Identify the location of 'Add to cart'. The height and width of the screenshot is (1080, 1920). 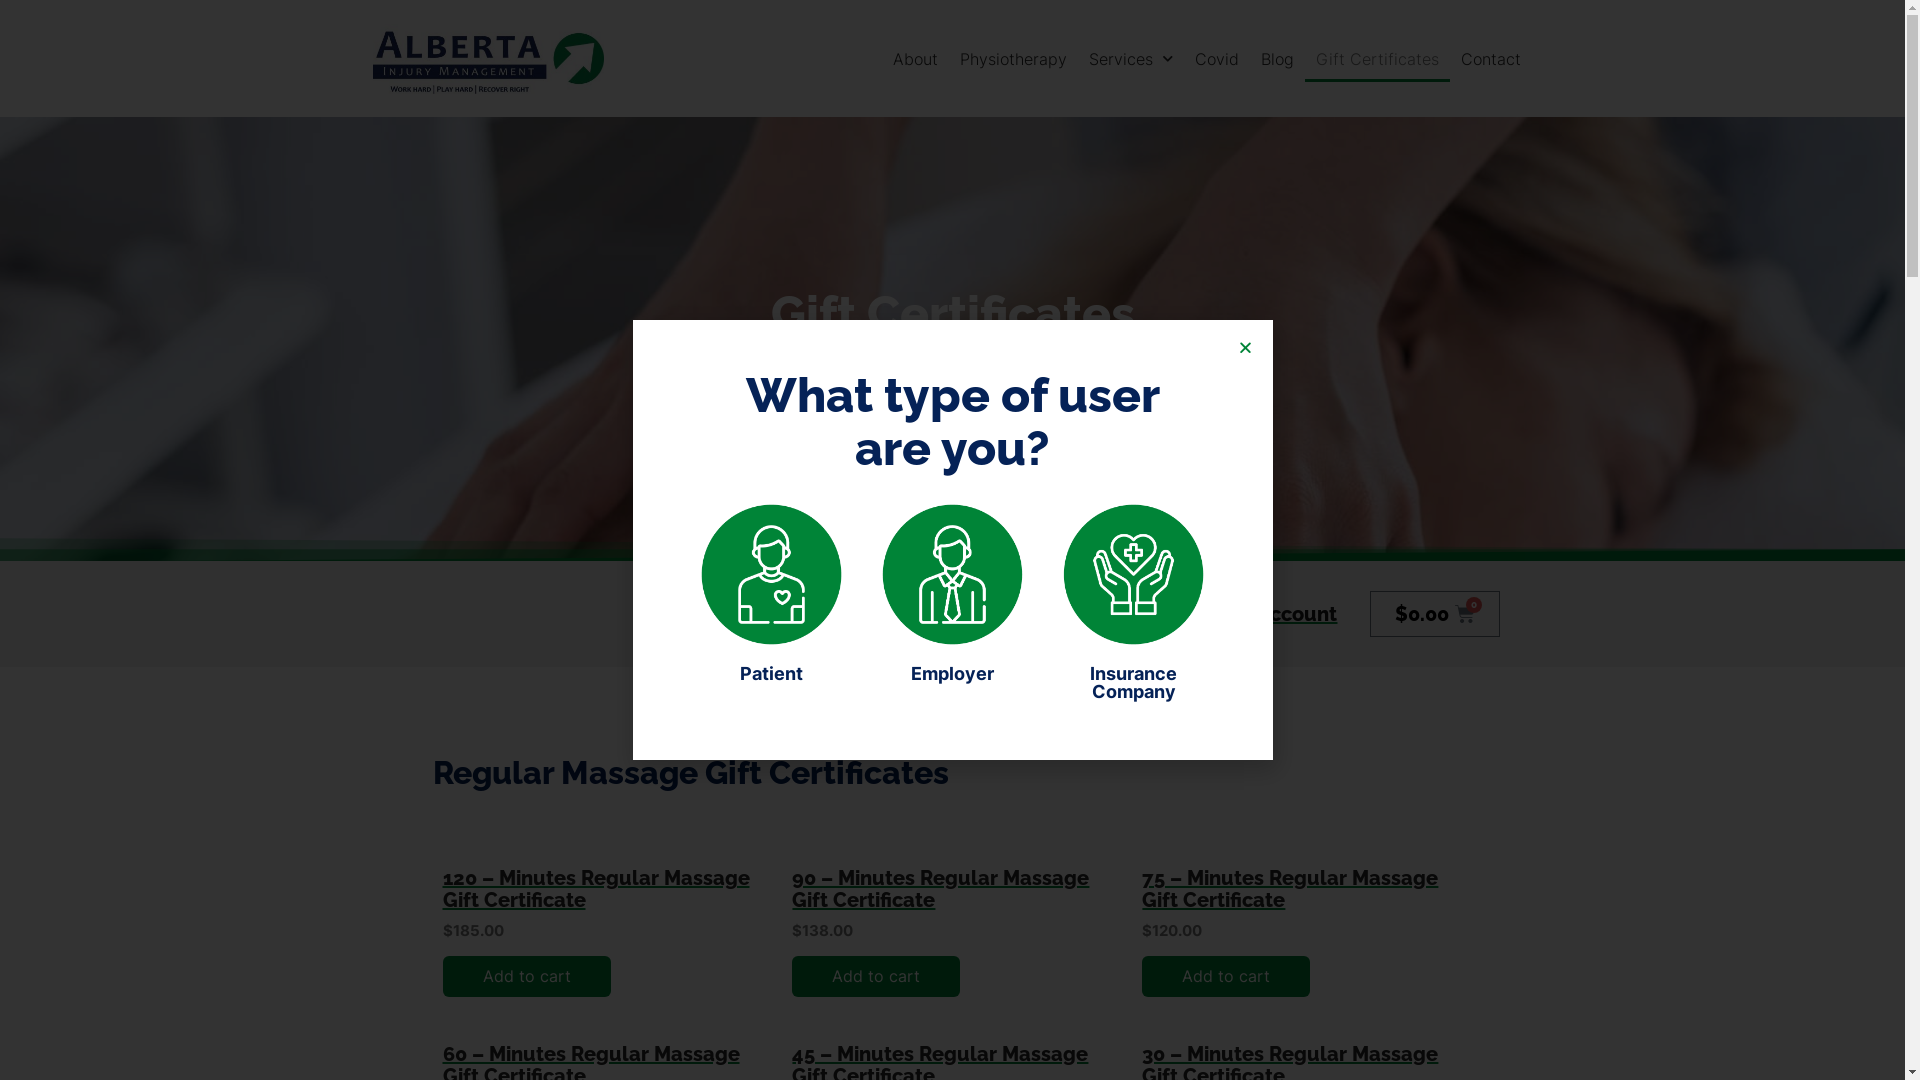
(875, 975).